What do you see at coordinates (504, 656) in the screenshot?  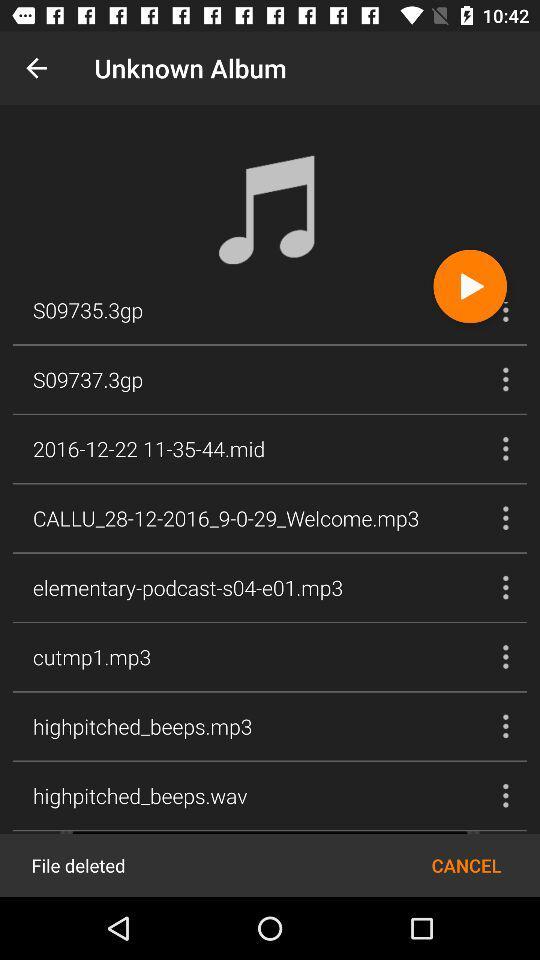 I see `three dot icon right to cutmp1mp3` at bounding box center [504, 656].